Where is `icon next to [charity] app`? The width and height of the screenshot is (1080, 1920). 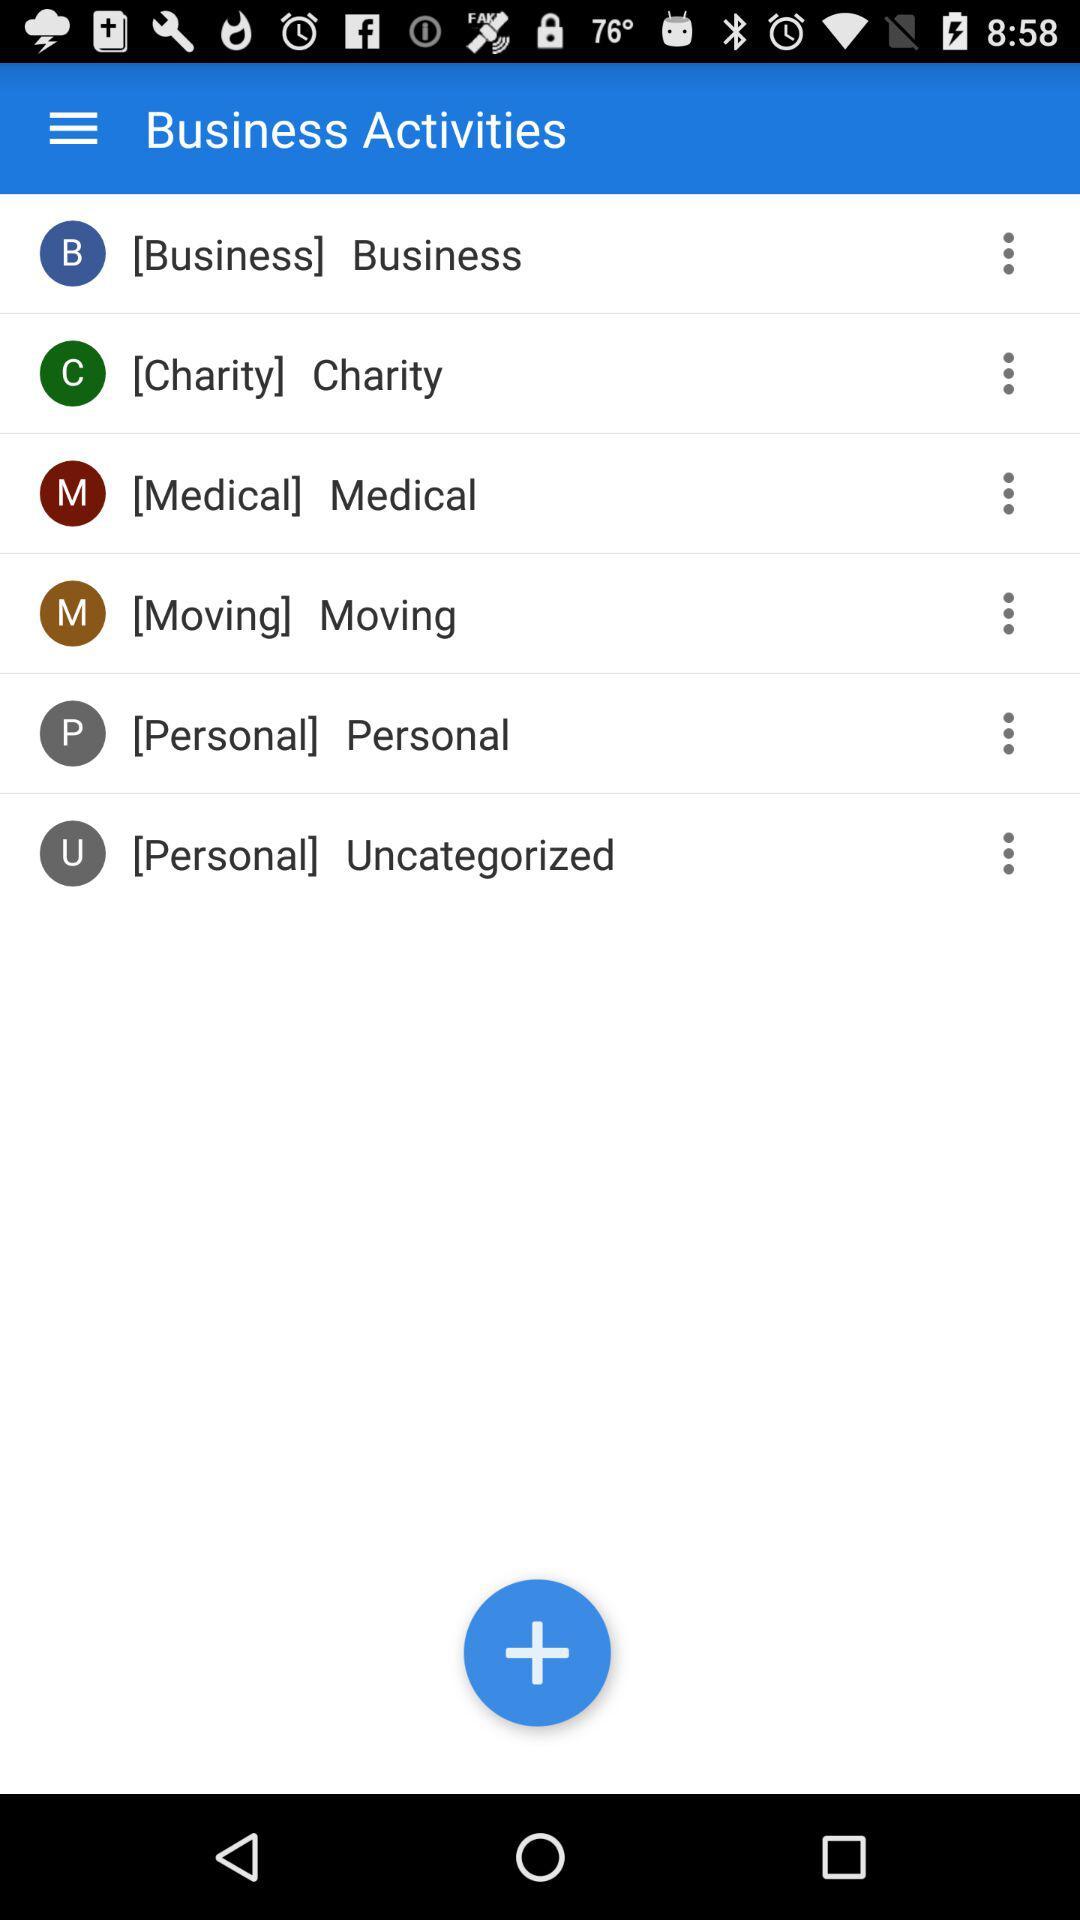 icon next to [charity] app is located at coordinates (71, 373).